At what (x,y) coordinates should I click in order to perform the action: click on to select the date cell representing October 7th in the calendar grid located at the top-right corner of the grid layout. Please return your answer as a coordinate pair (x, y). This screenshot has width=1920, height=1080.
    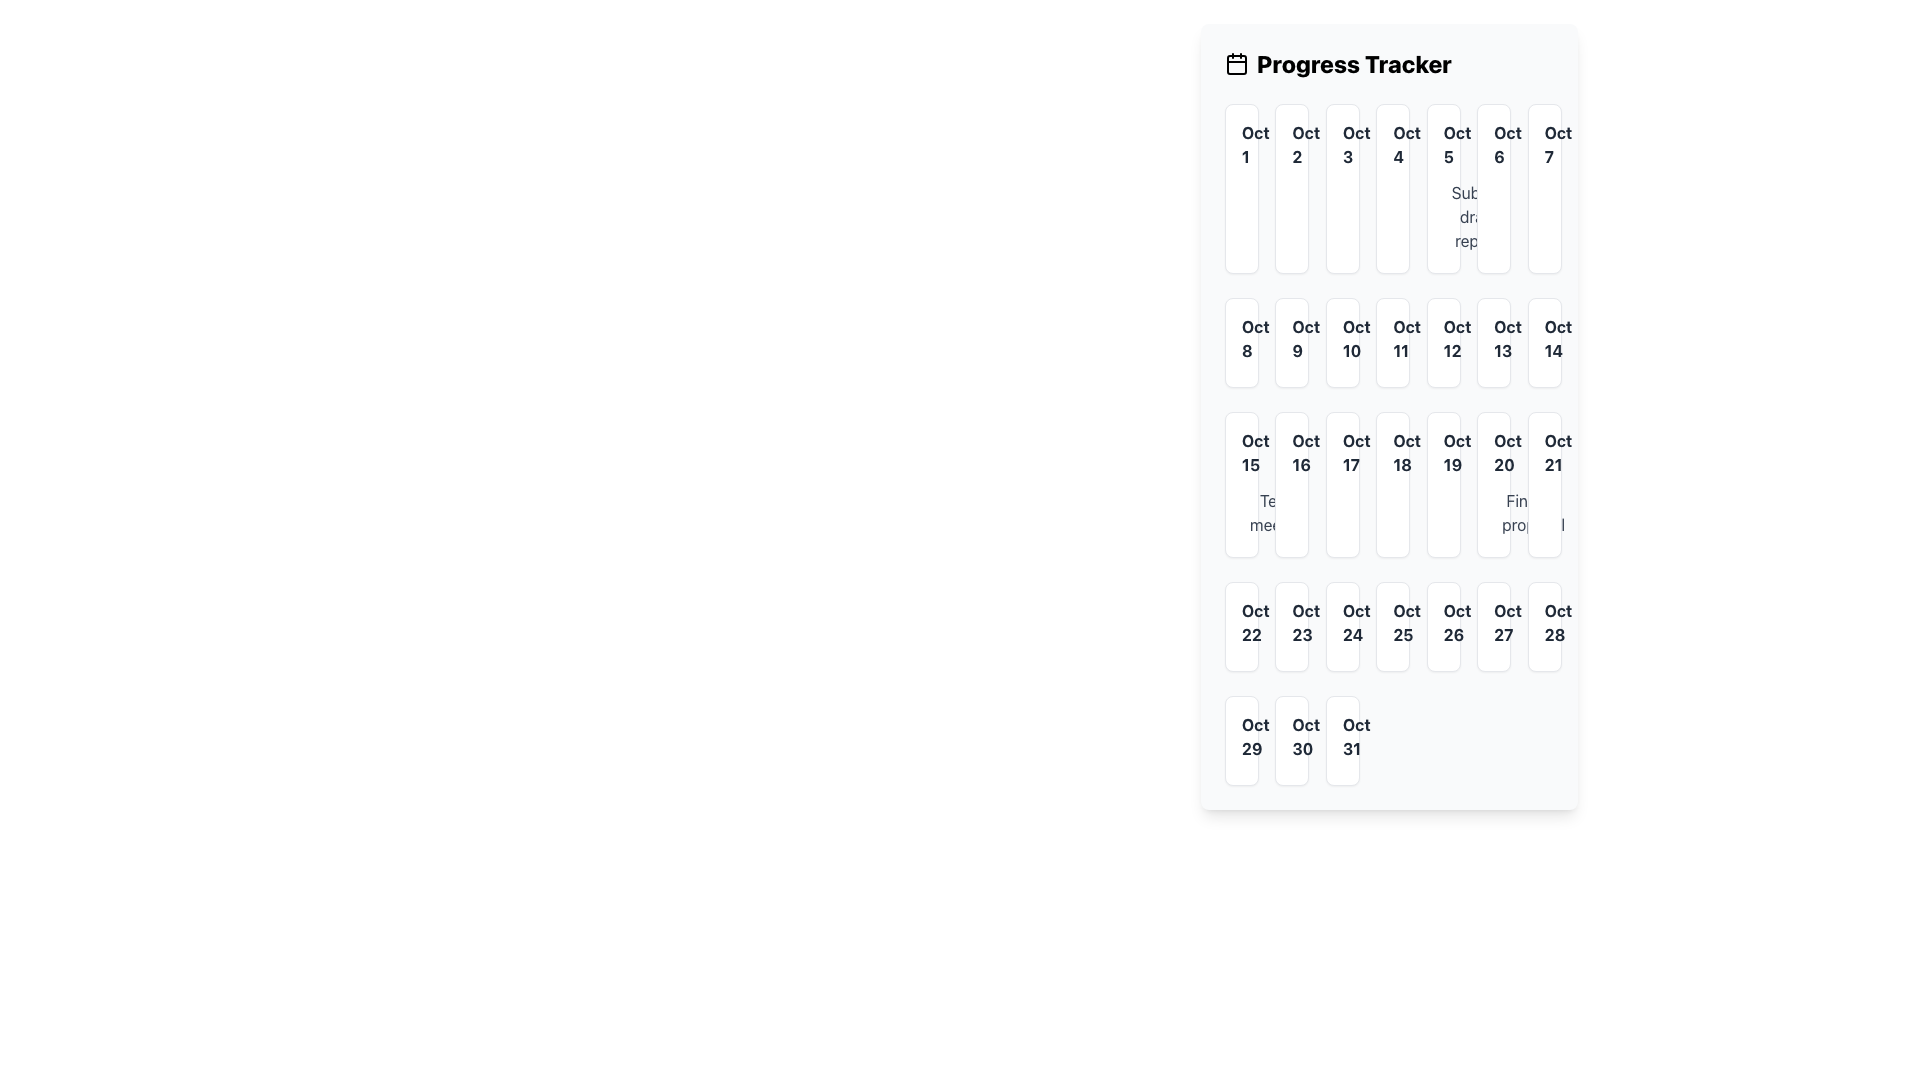
    Looking at the image, I should click on (1543, 189).